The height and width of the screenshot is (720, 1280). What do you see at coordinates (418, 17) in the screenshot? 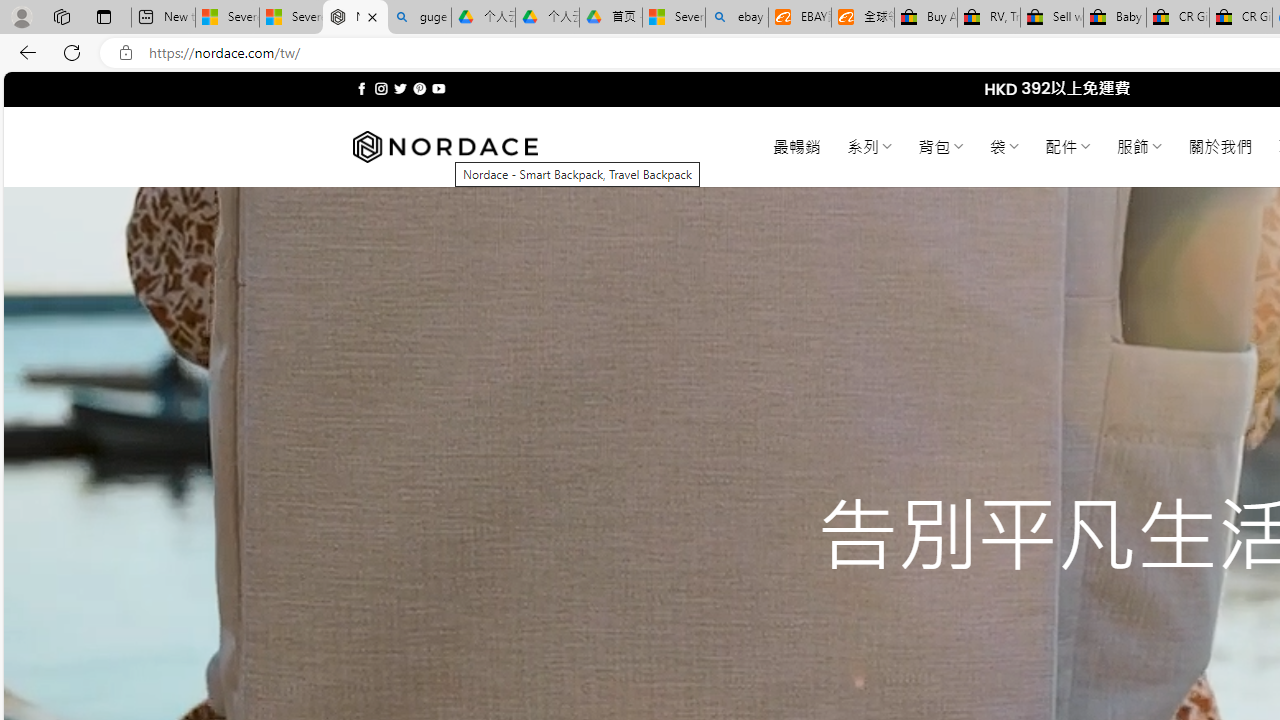
I see `'guge yunpan - Search'` at bounding box center [418, 17].